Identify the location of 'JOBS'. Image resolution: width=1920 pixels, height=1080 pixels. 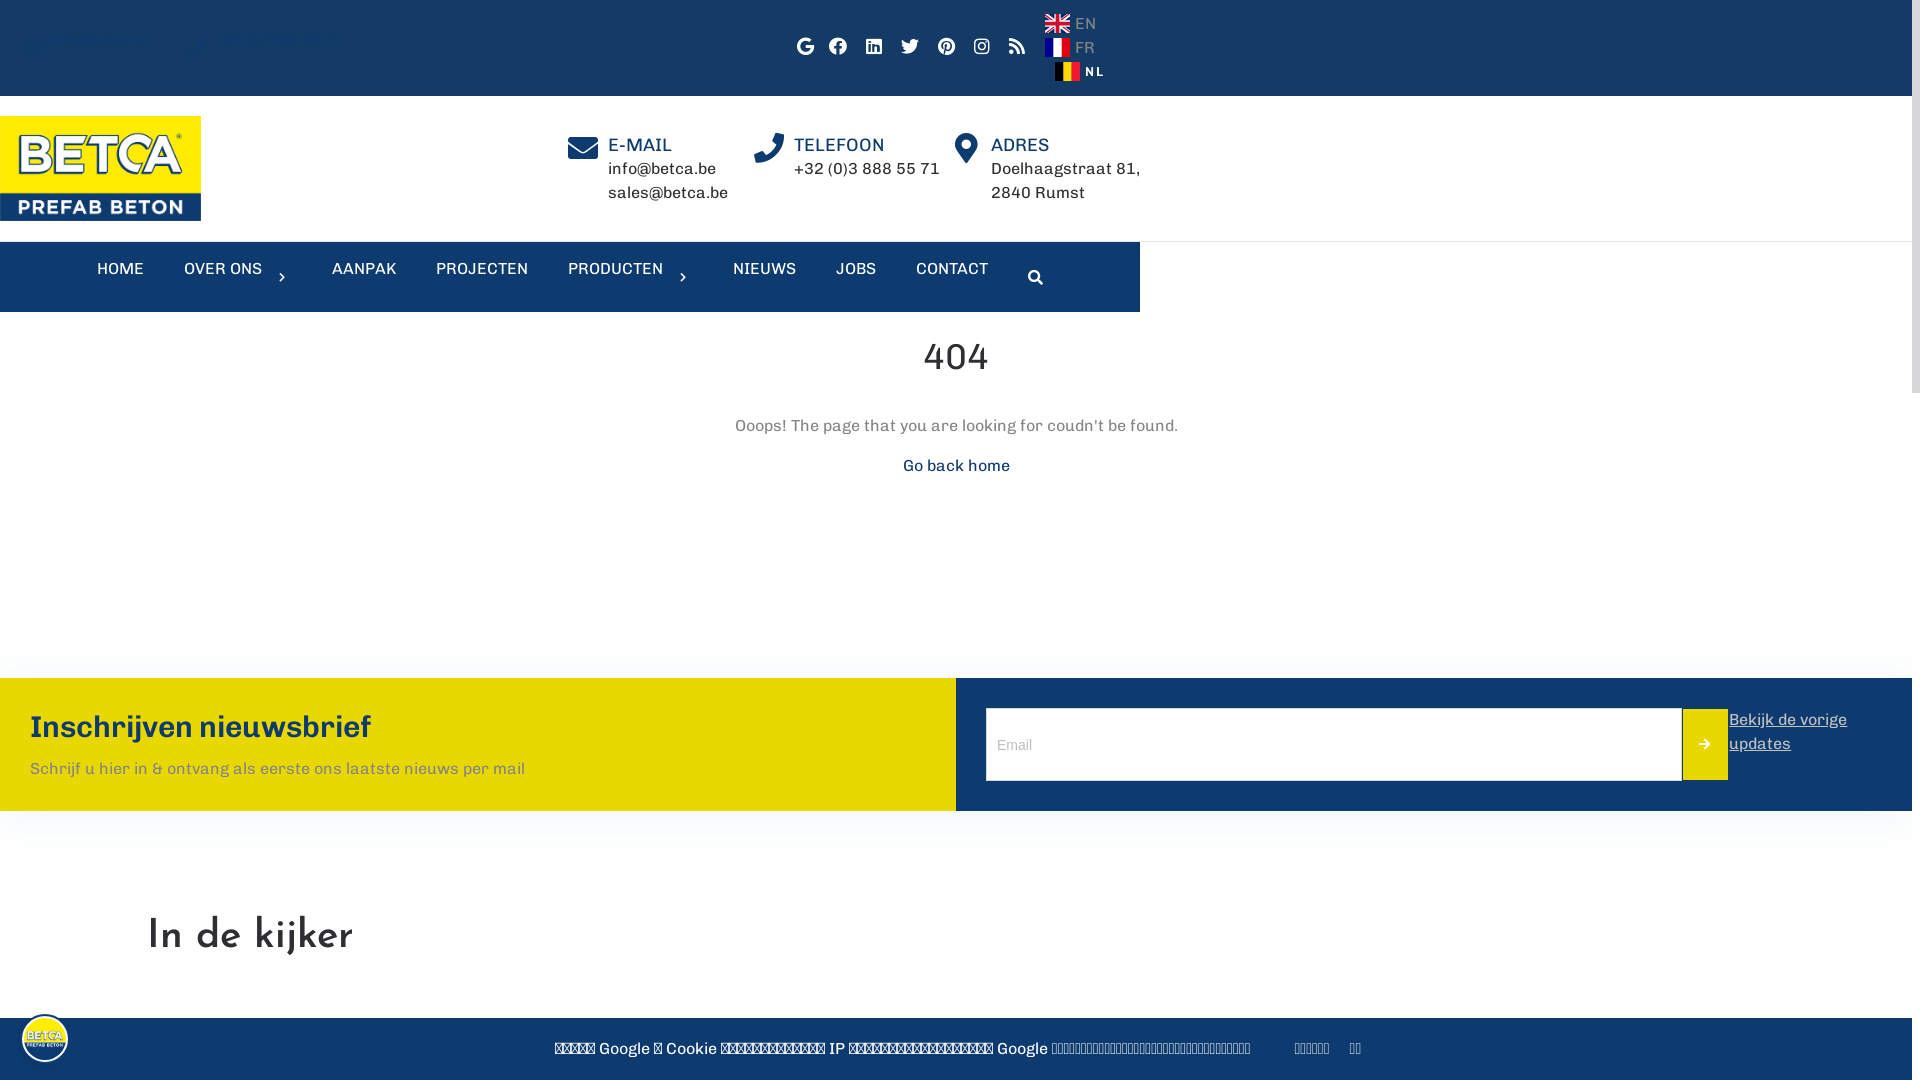
(816, 277).